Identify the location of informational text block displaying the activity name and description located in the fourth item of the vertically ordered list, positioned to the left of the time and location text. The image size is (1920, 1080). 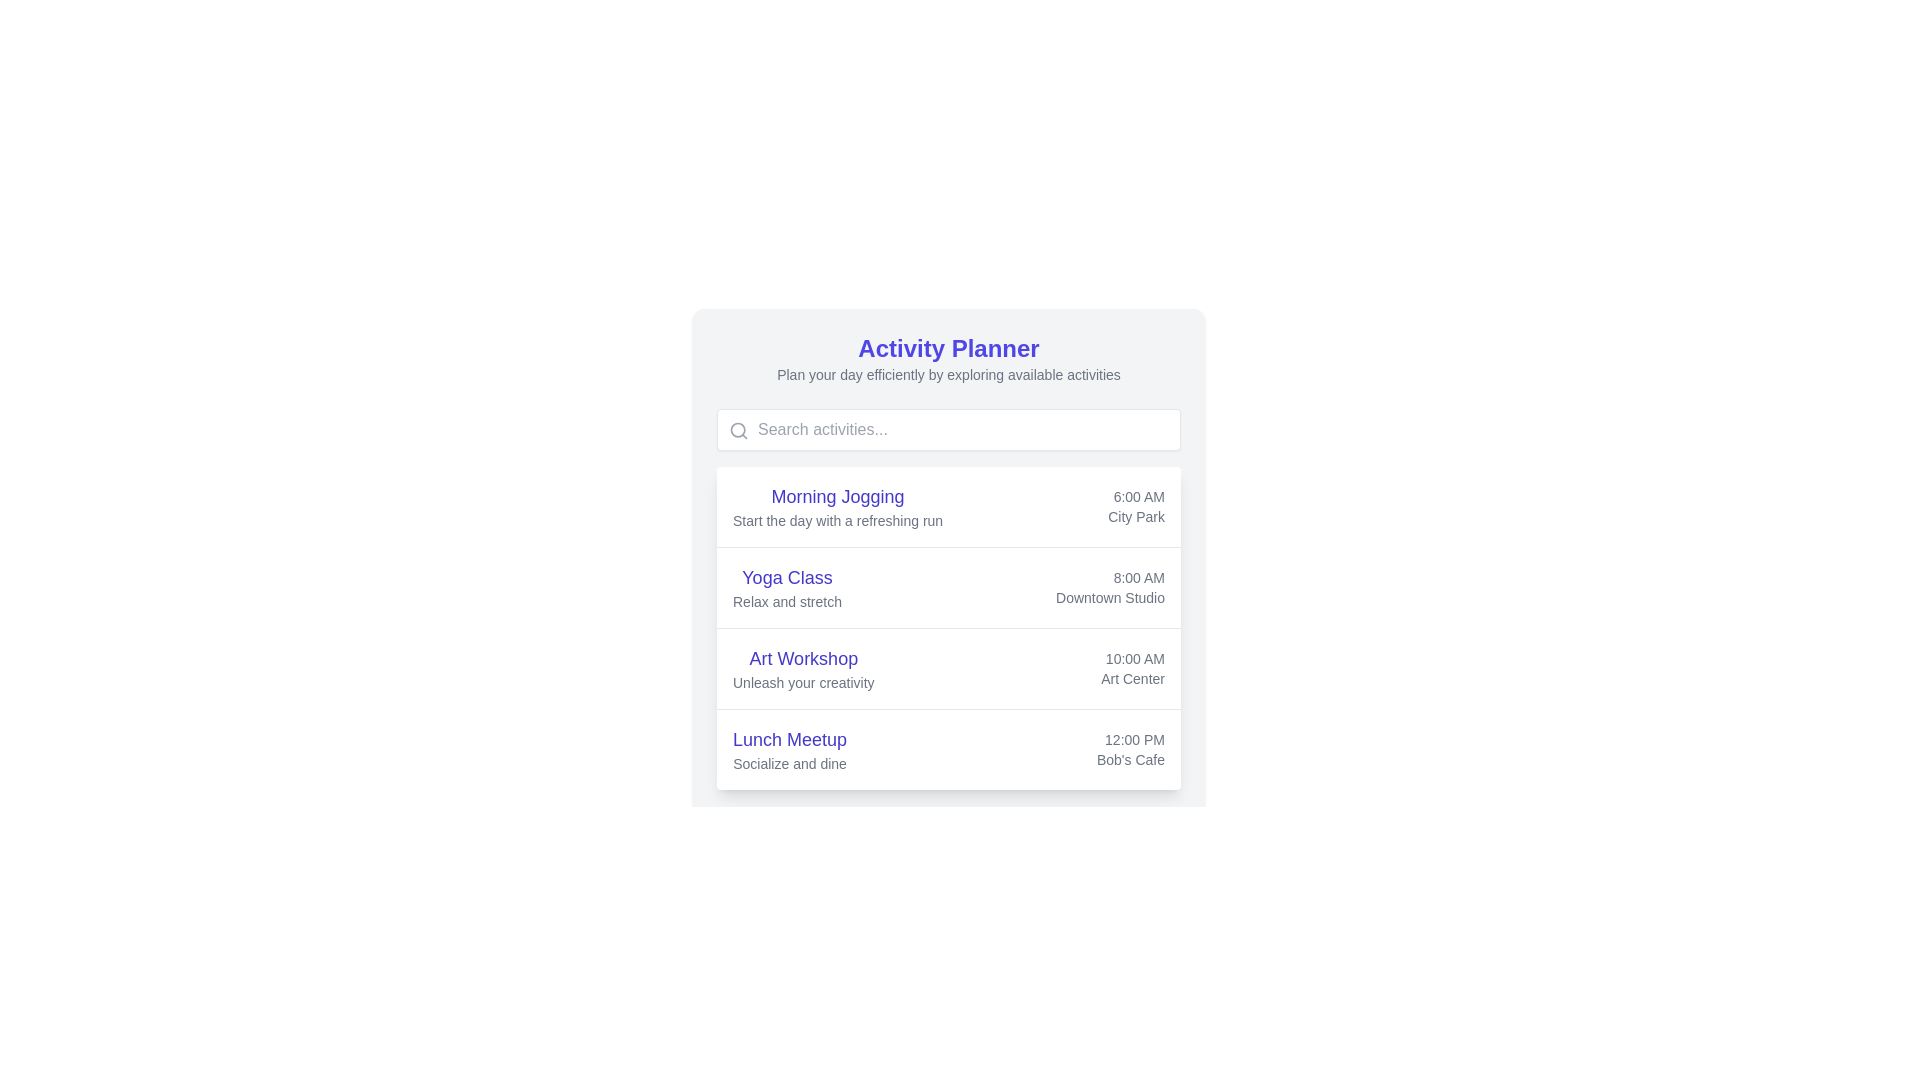
(789, 749).